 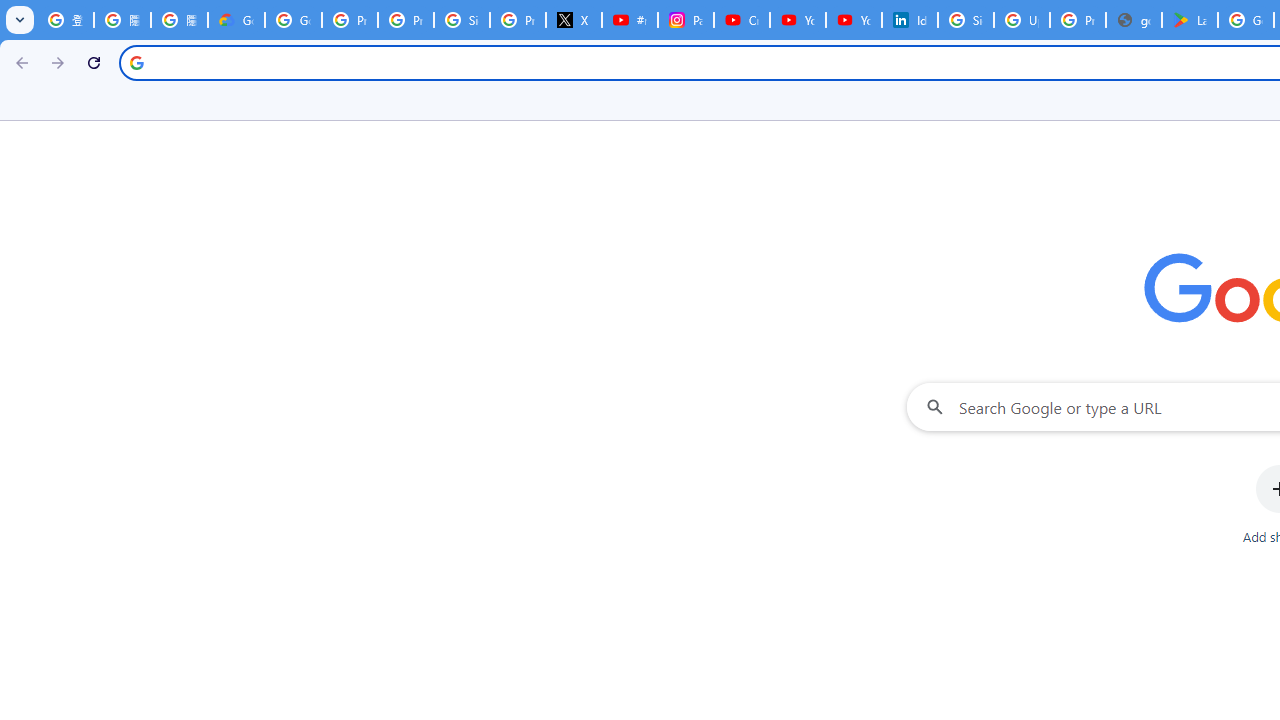 I want to click on '#nbabasketballhighlights - YouTube', so click(x=628, y=20).